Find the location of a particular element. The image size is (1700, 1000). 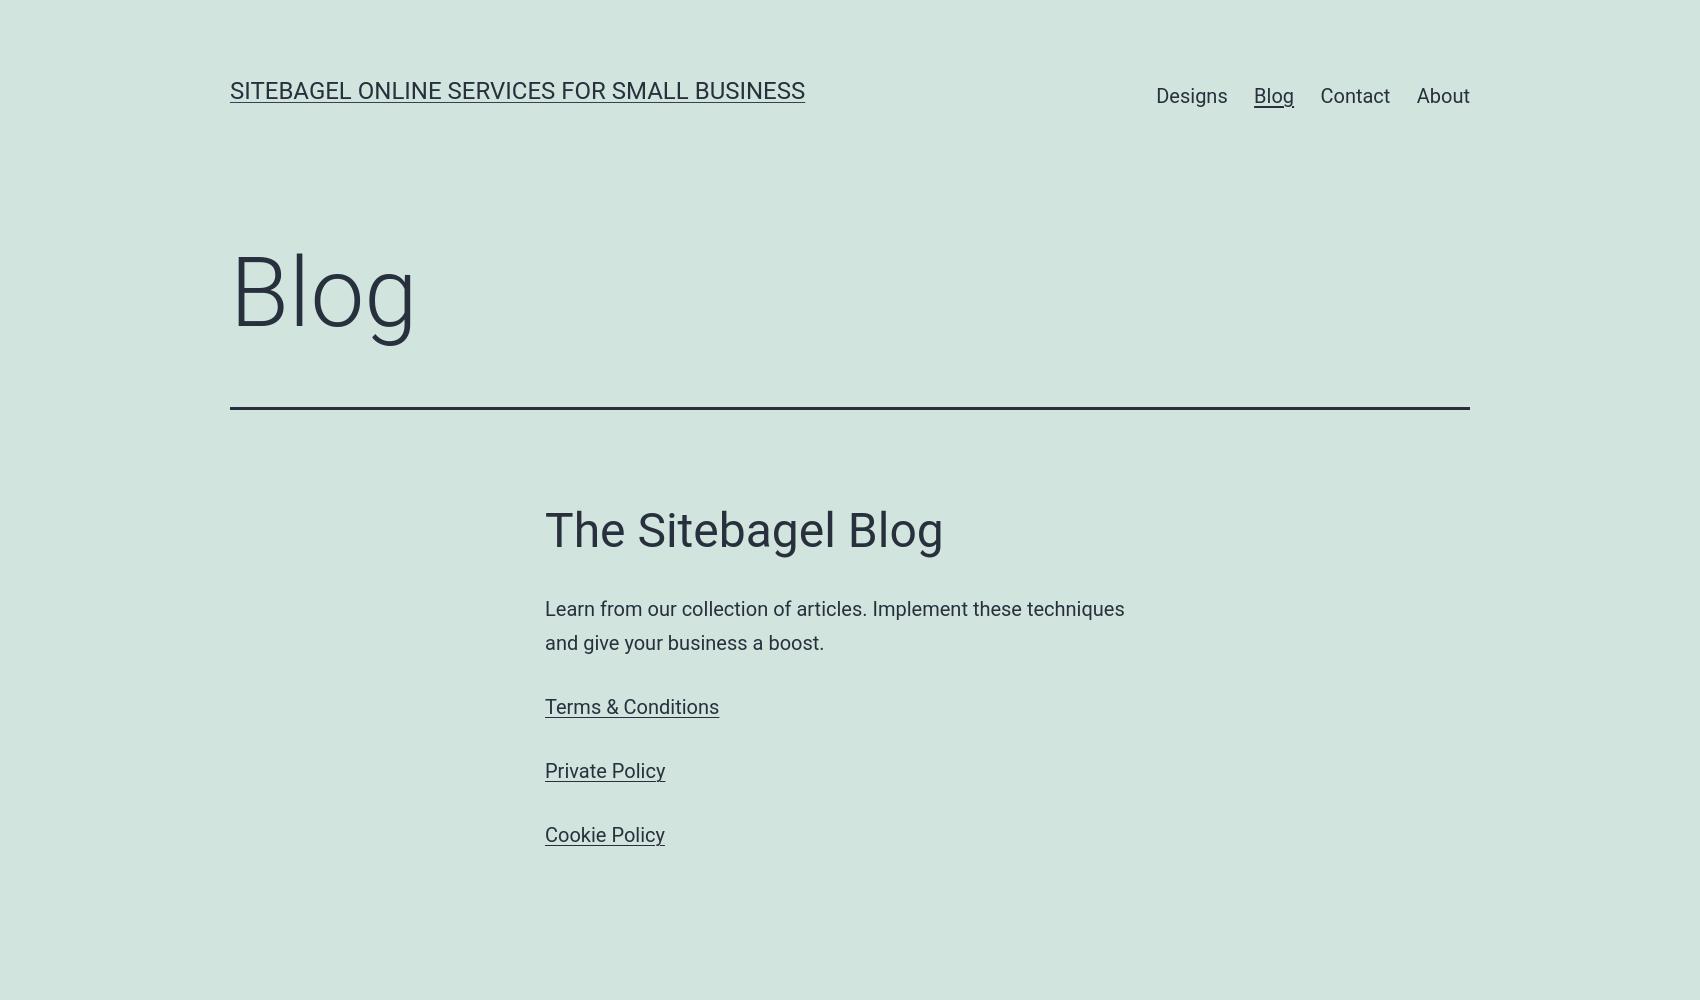

'Contact' is located at coordinates (1355, 95).